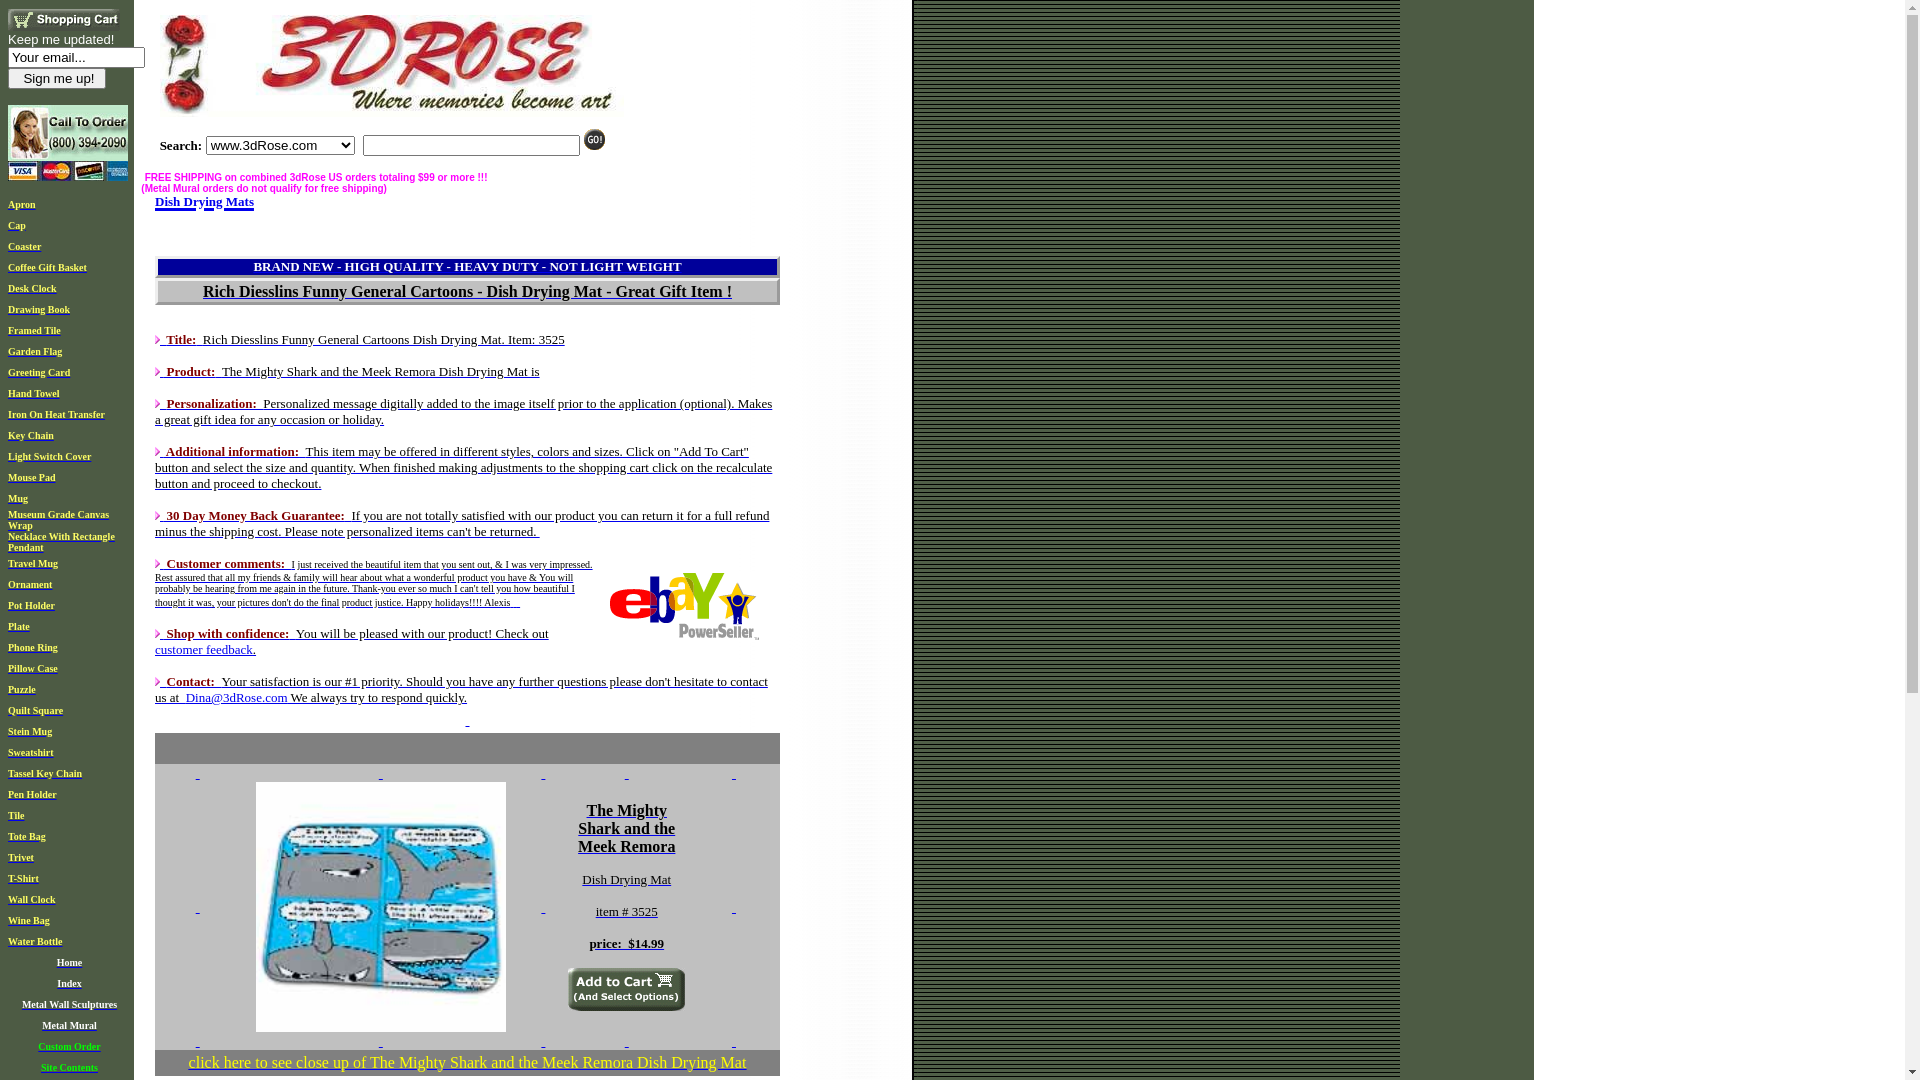 The width and height of the screenshot is (1920, 1080). I want to click on 'Coaster', so click(24, 243).